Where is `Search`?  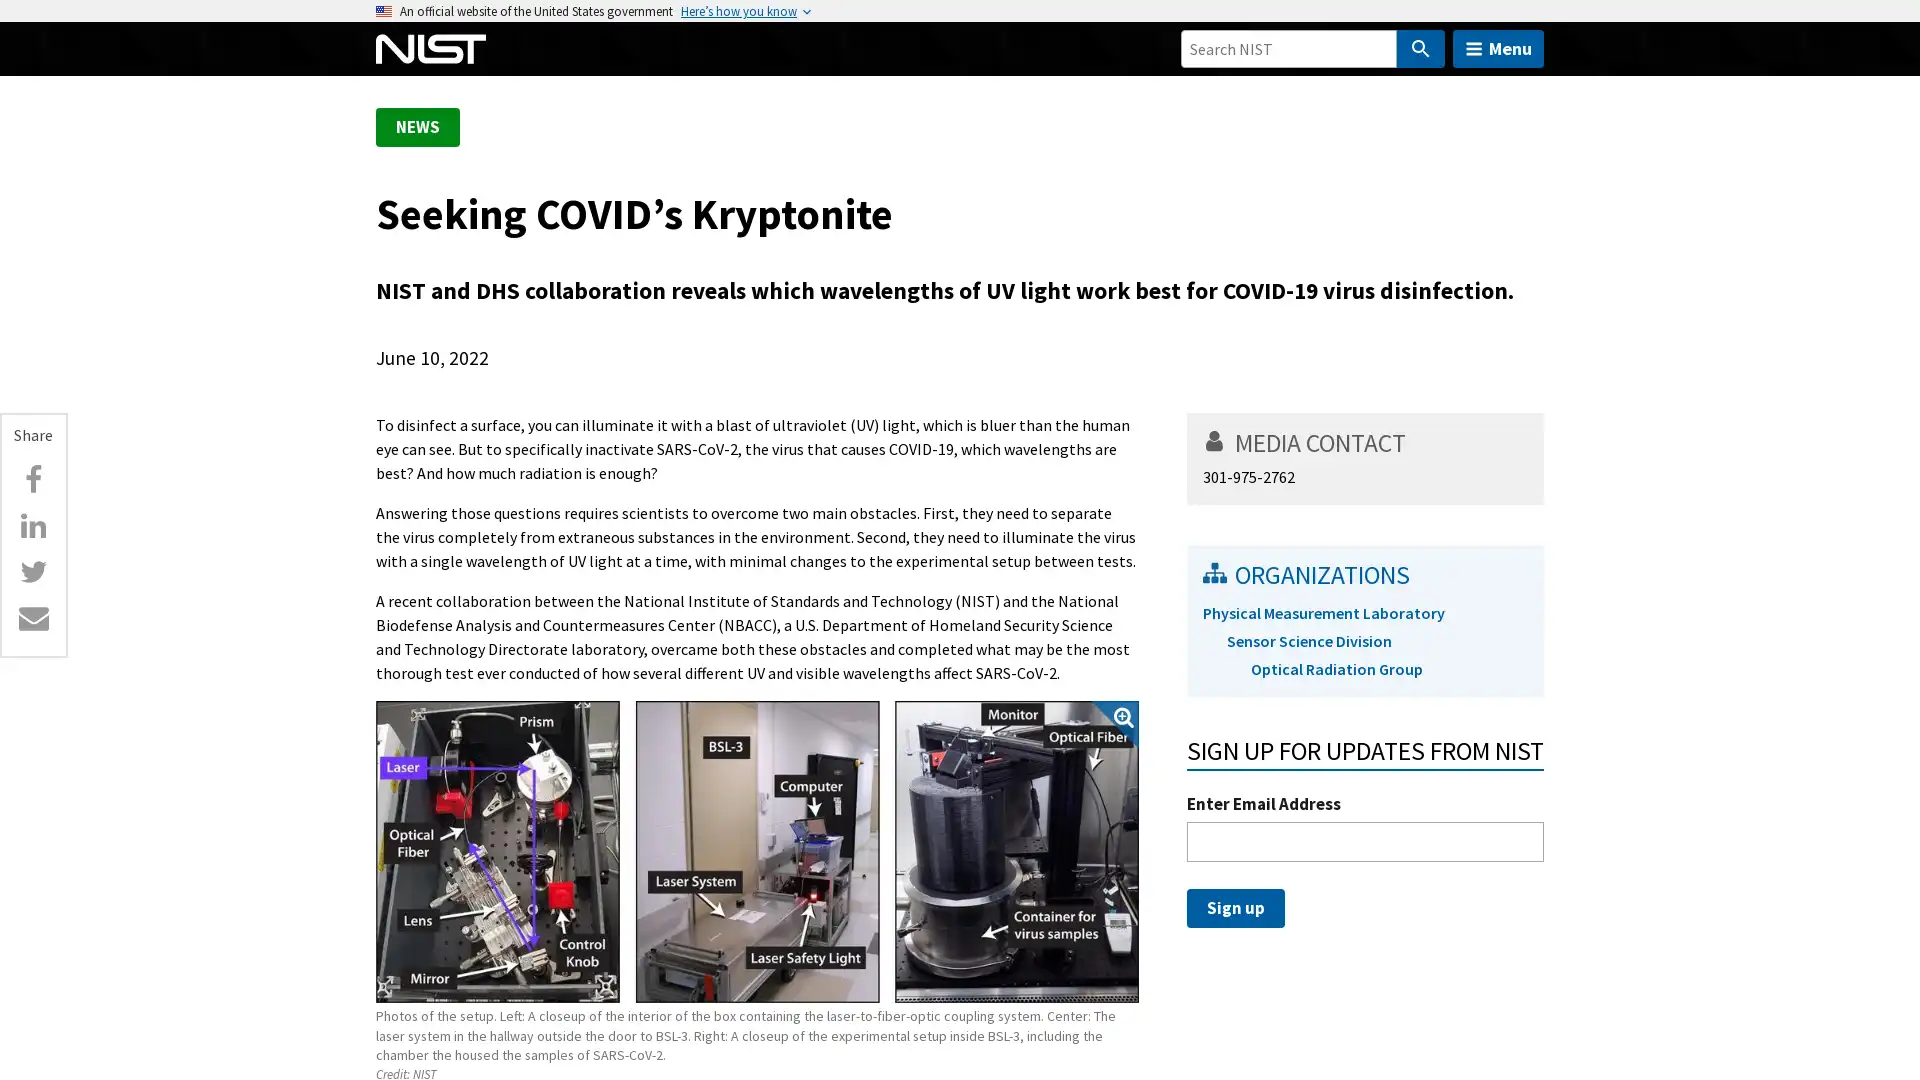 Search is located at coordinates (1419, 48).